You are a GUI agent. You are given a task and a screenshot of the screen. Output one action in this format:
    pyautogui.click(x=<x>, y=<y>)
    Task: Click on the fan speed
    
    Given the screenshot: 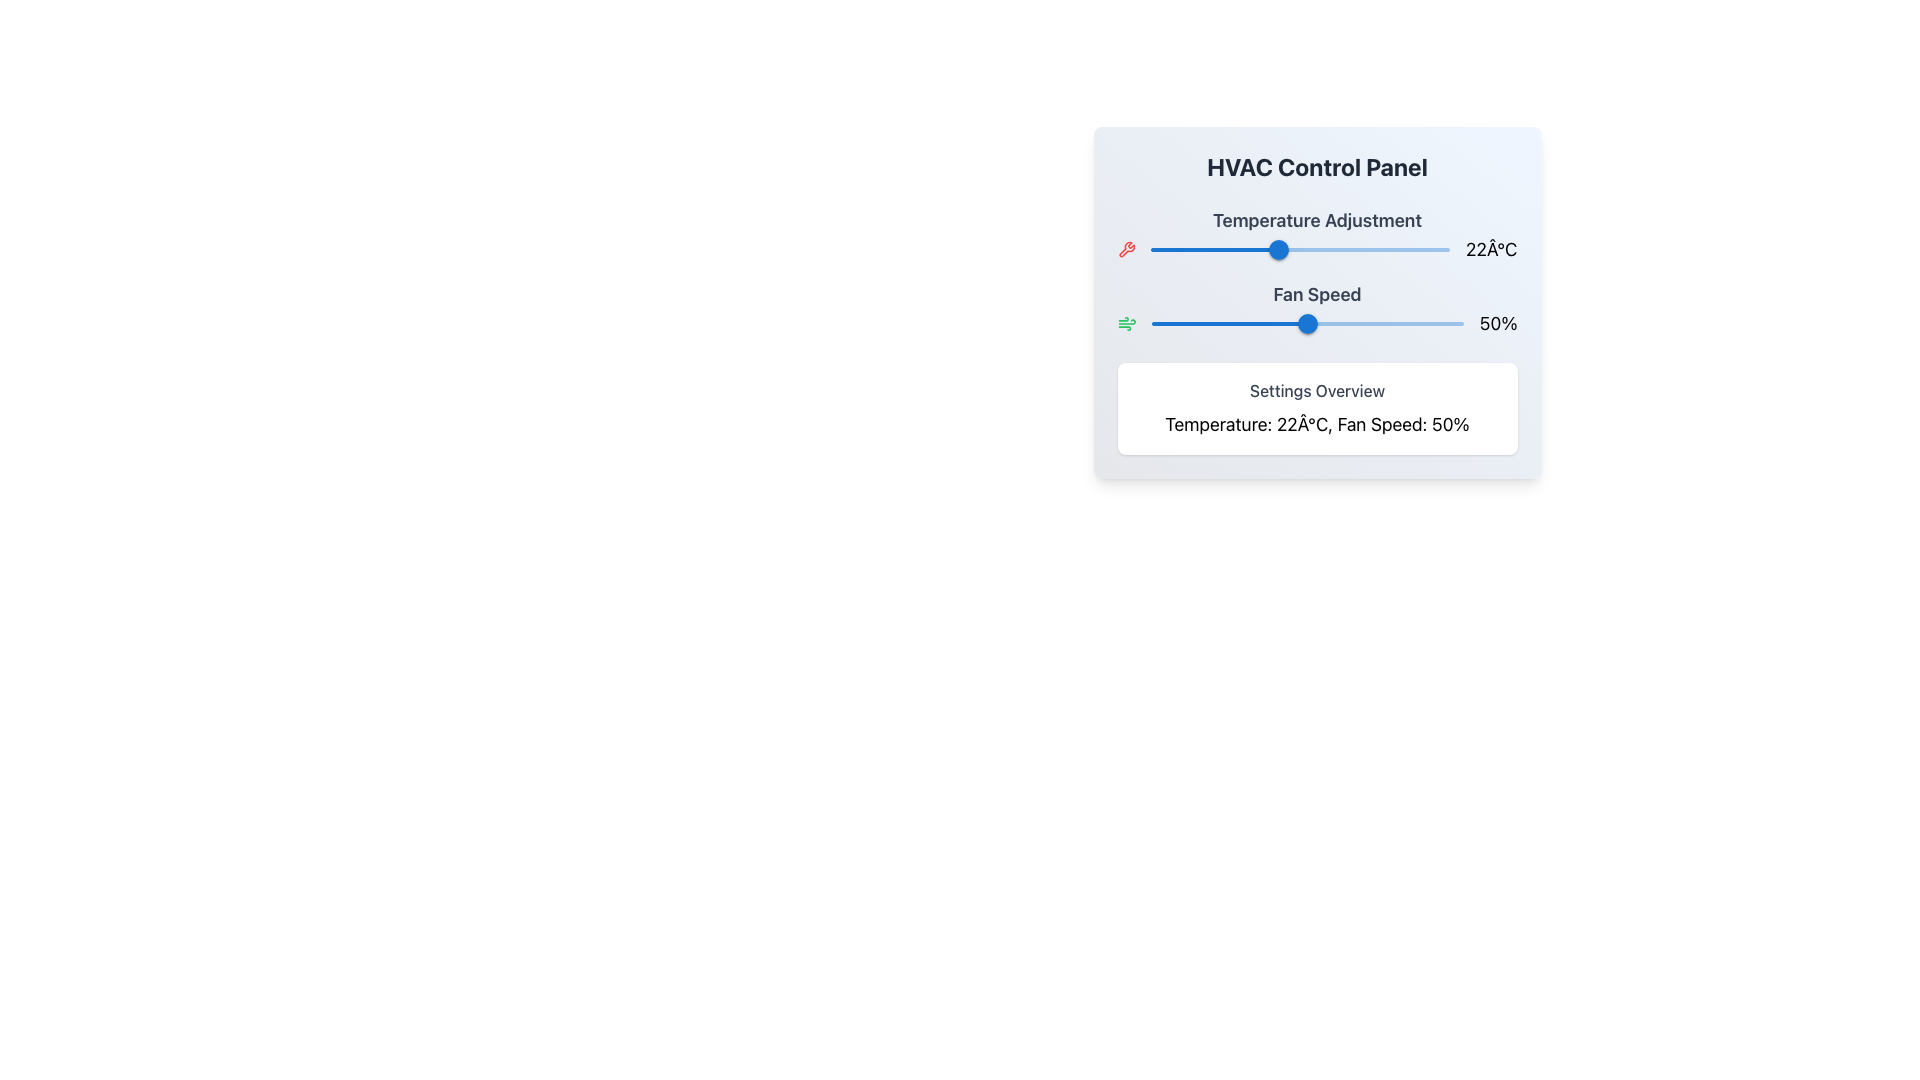 What is the action you would take?
    pyautogui.click(x=1210, y=323)
    